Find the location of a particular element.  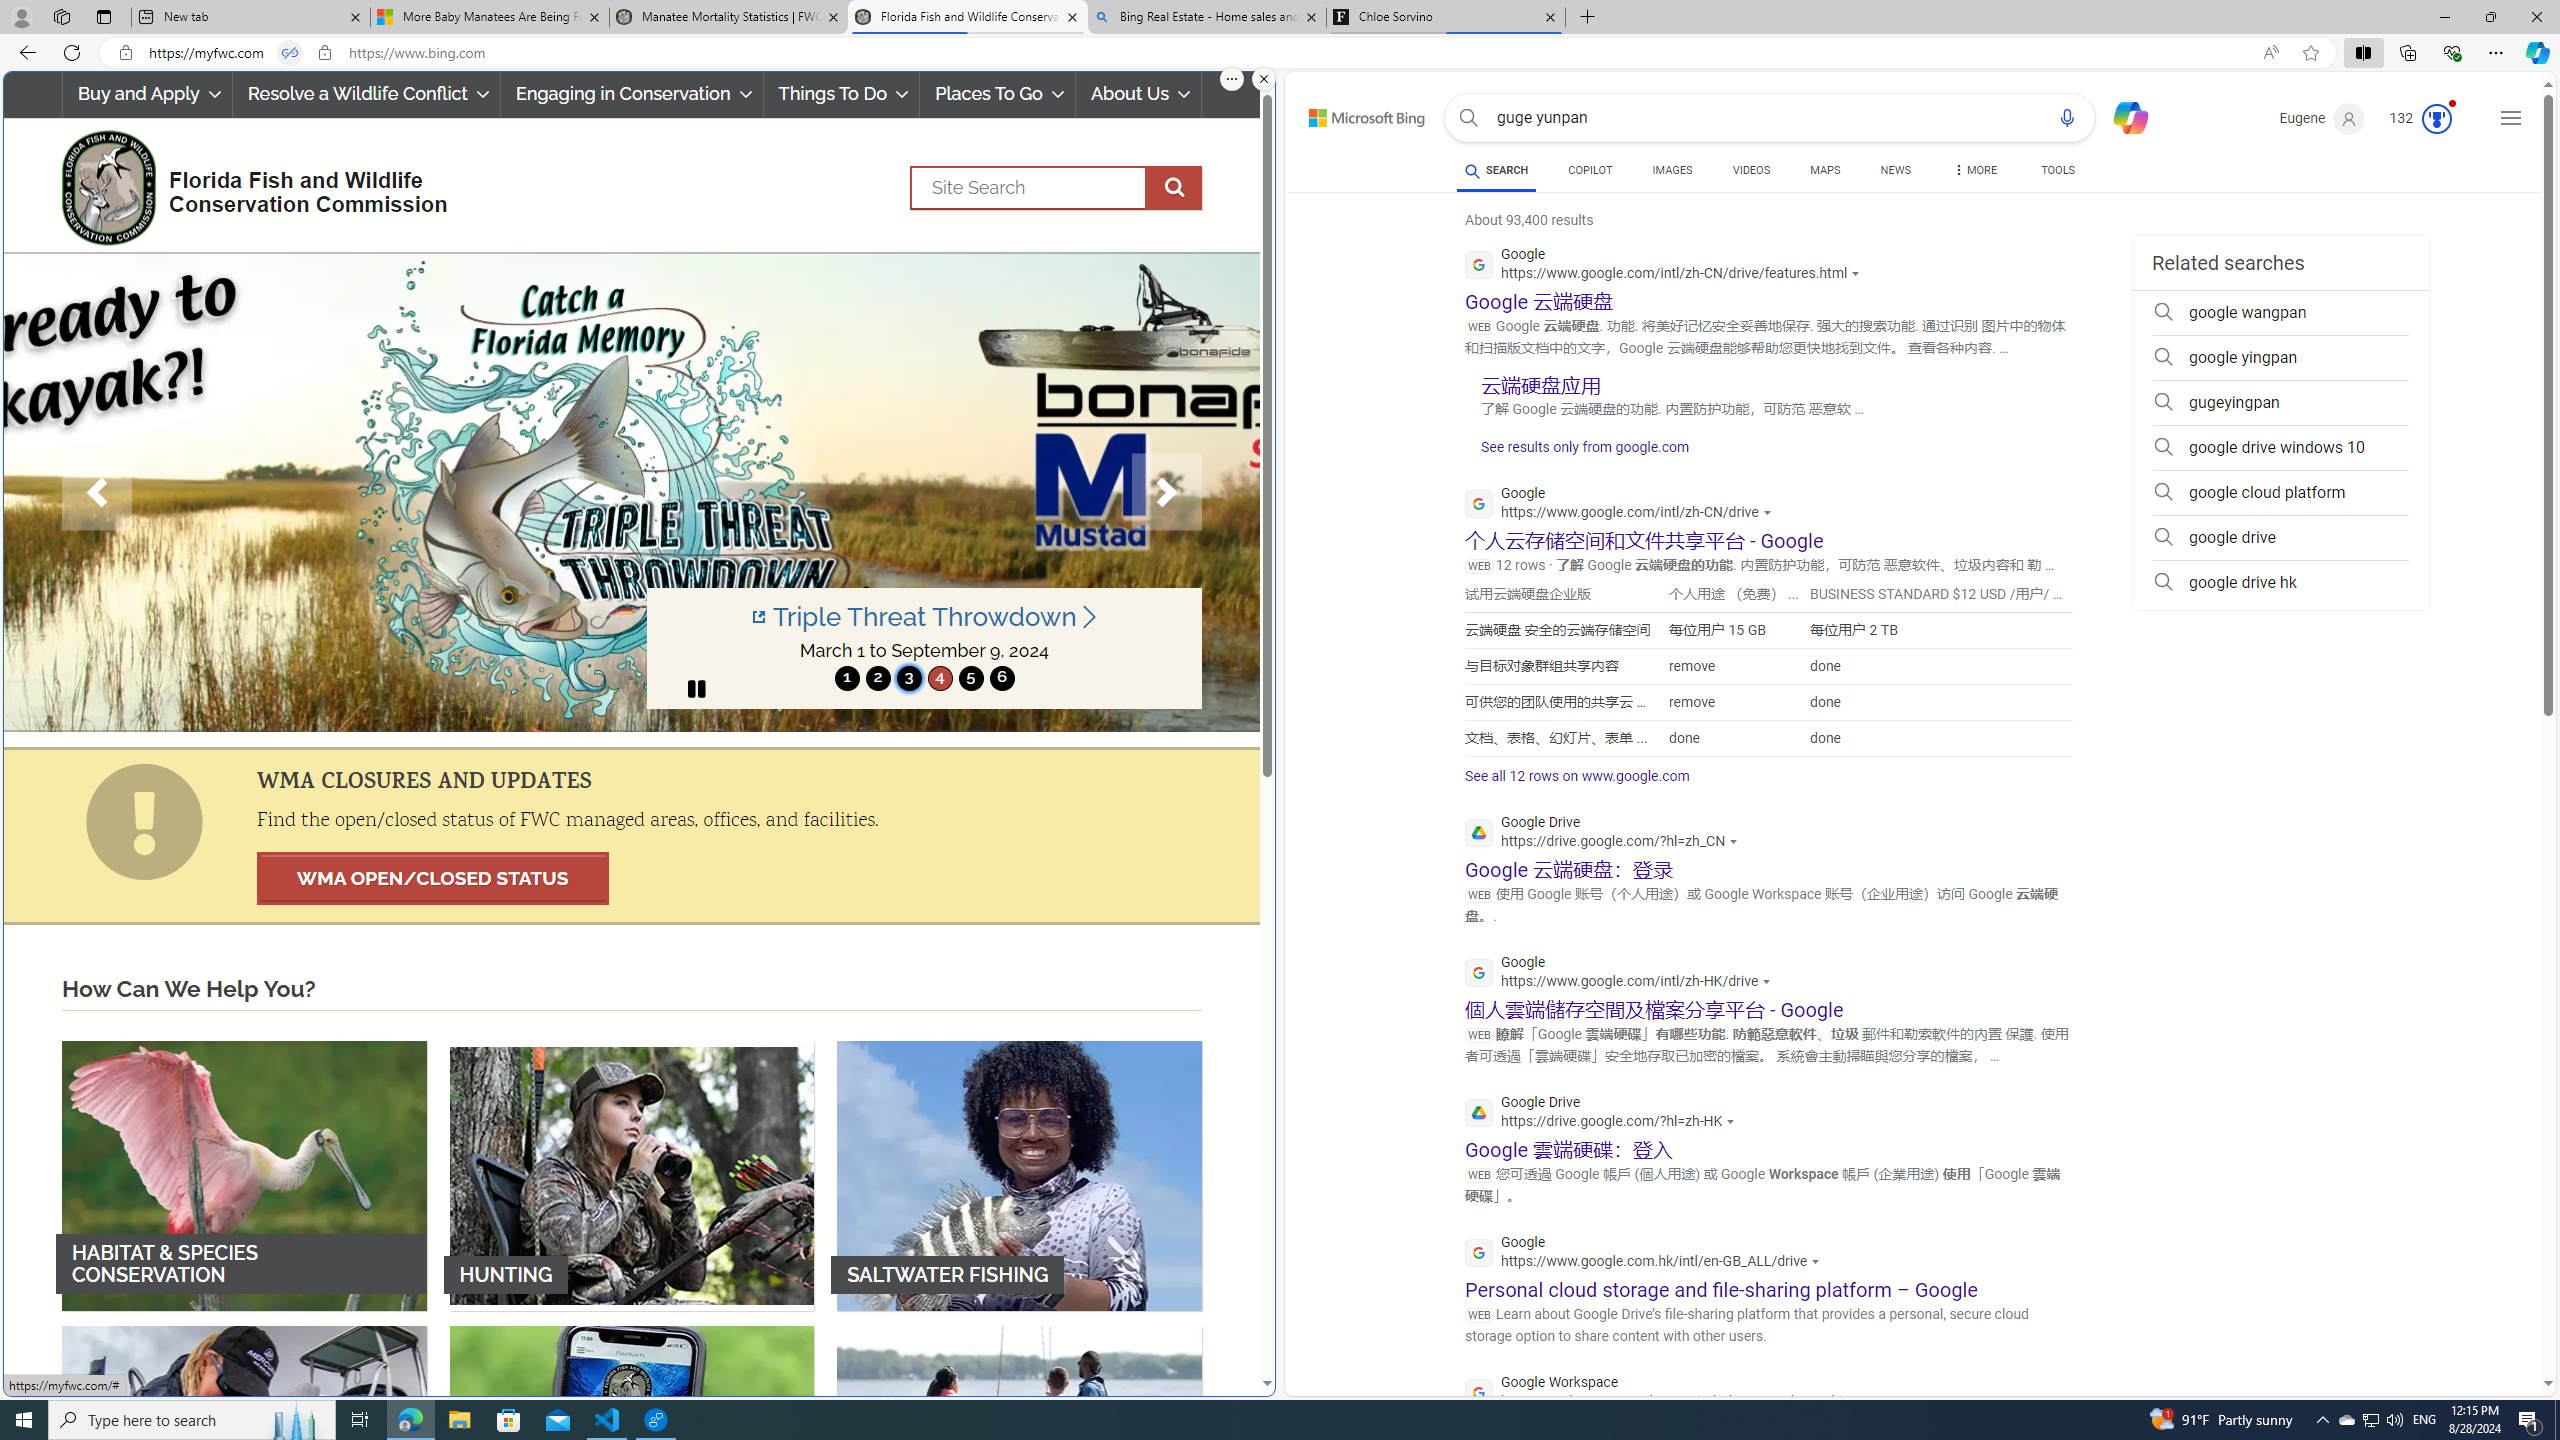

'Copilot (Ctrl+Shift+.)' is located at coordinates (2535, 51).